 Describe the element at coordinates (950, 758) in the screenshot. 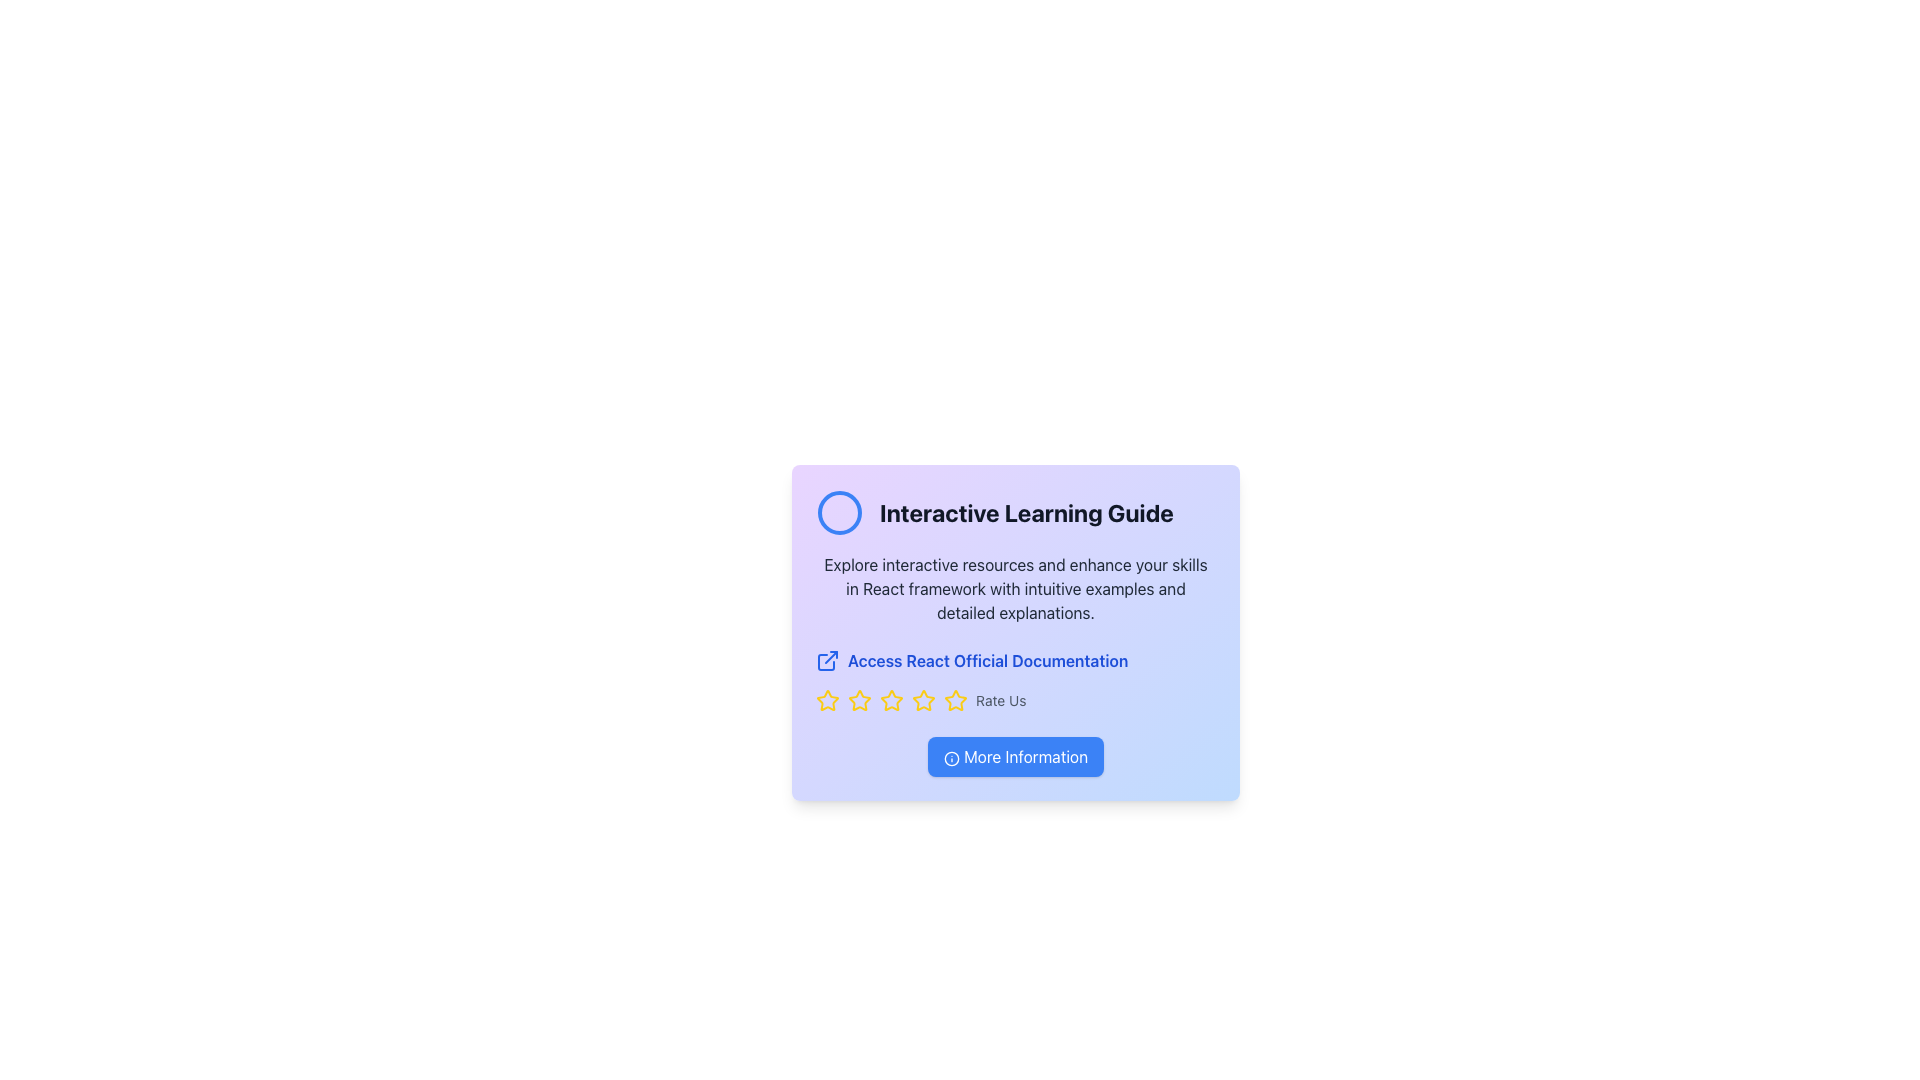

I see `the icon located to the left of the 'More Information' button at the bottom of the card` at that location.